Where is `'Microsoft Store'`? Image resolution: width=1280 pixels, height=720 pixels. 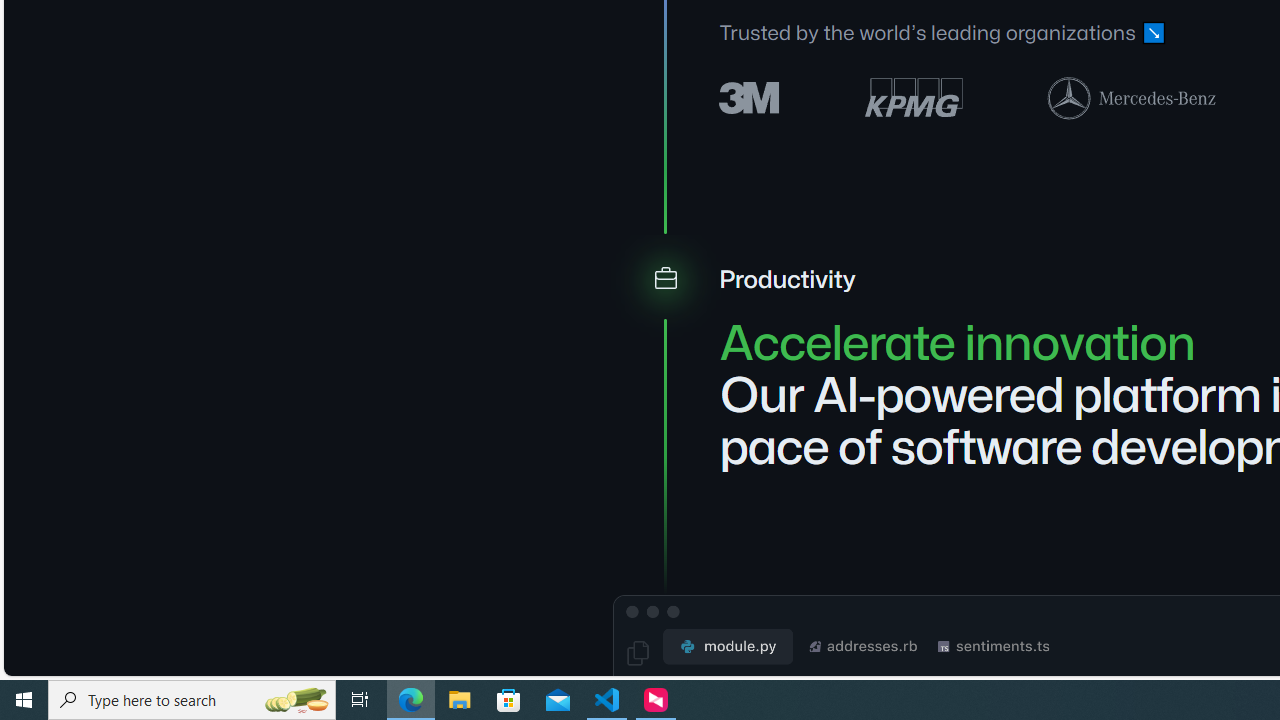
'Microsoft Store' is located at coordinates (509, 698).